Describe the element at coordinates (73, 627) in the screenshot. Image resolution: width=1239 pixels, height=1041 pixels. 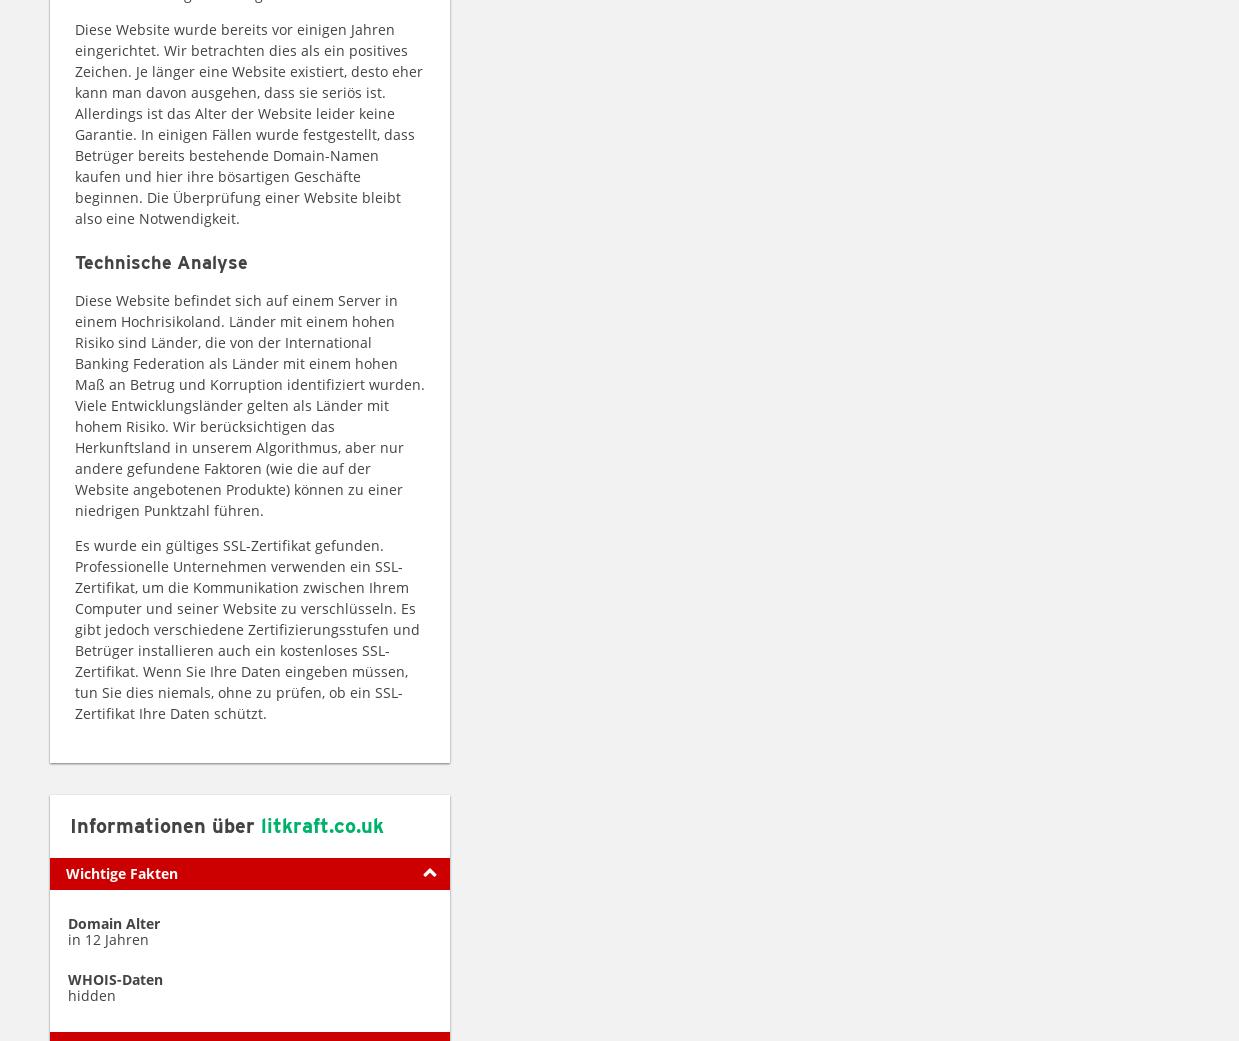
I see `'Es wurde ein gültiges SSL-Zertifikat gefunden. Professionelle Unternehmen verwenden ein SSL-Zertifikat, um die Kommunikation zwischen Ihrem Computer und seiner Website zu verschlüsseln. Es gibt jedoch verschiedene Zertifizierungsstufen und Betrüger installieren auch ein kostenloses SSL-Zertifikat. Wenn Sie Ihre Daten eingeben müssen, tun Sie dies niemals, ohne zu prüfen, ob ein SSL-Zertifikat Ihre Daten schützt.'` at that location.